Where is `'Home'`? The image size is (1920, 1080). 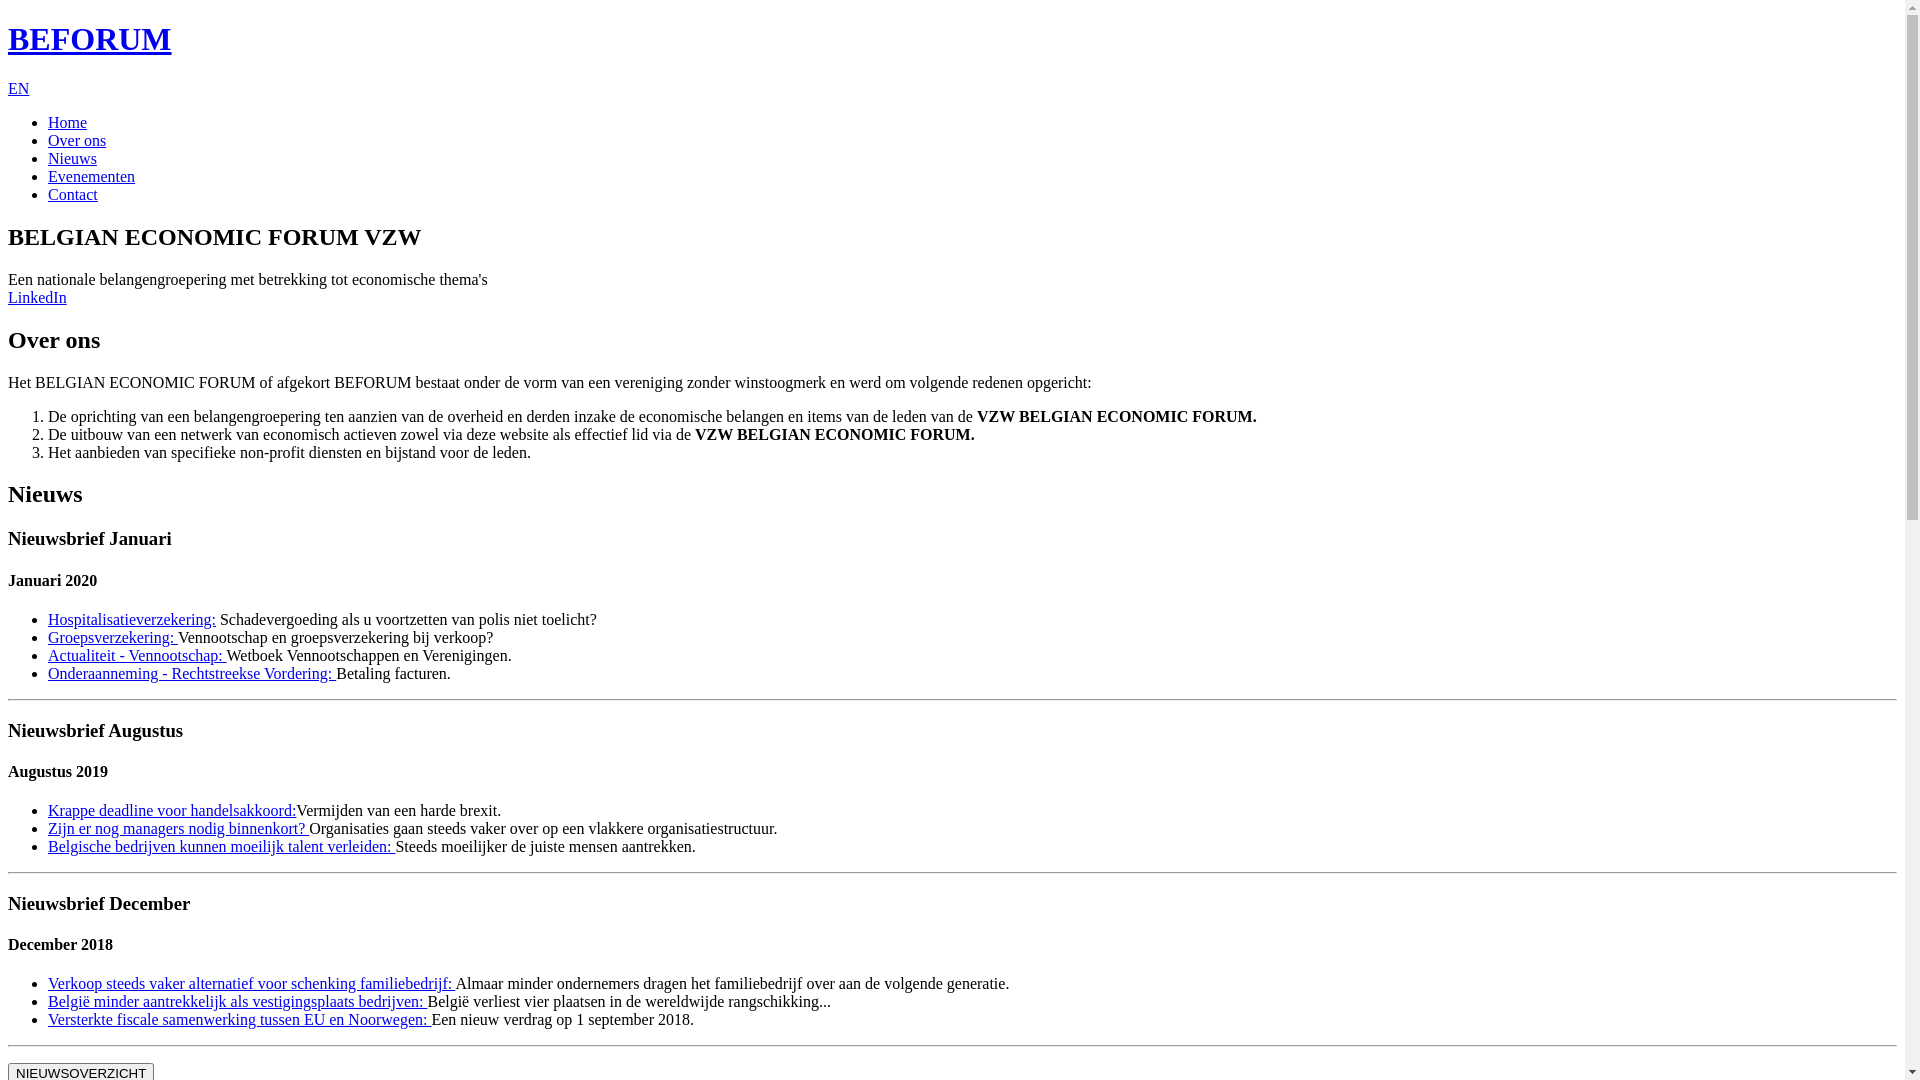 'Home' is located at coordinates (48, 122).